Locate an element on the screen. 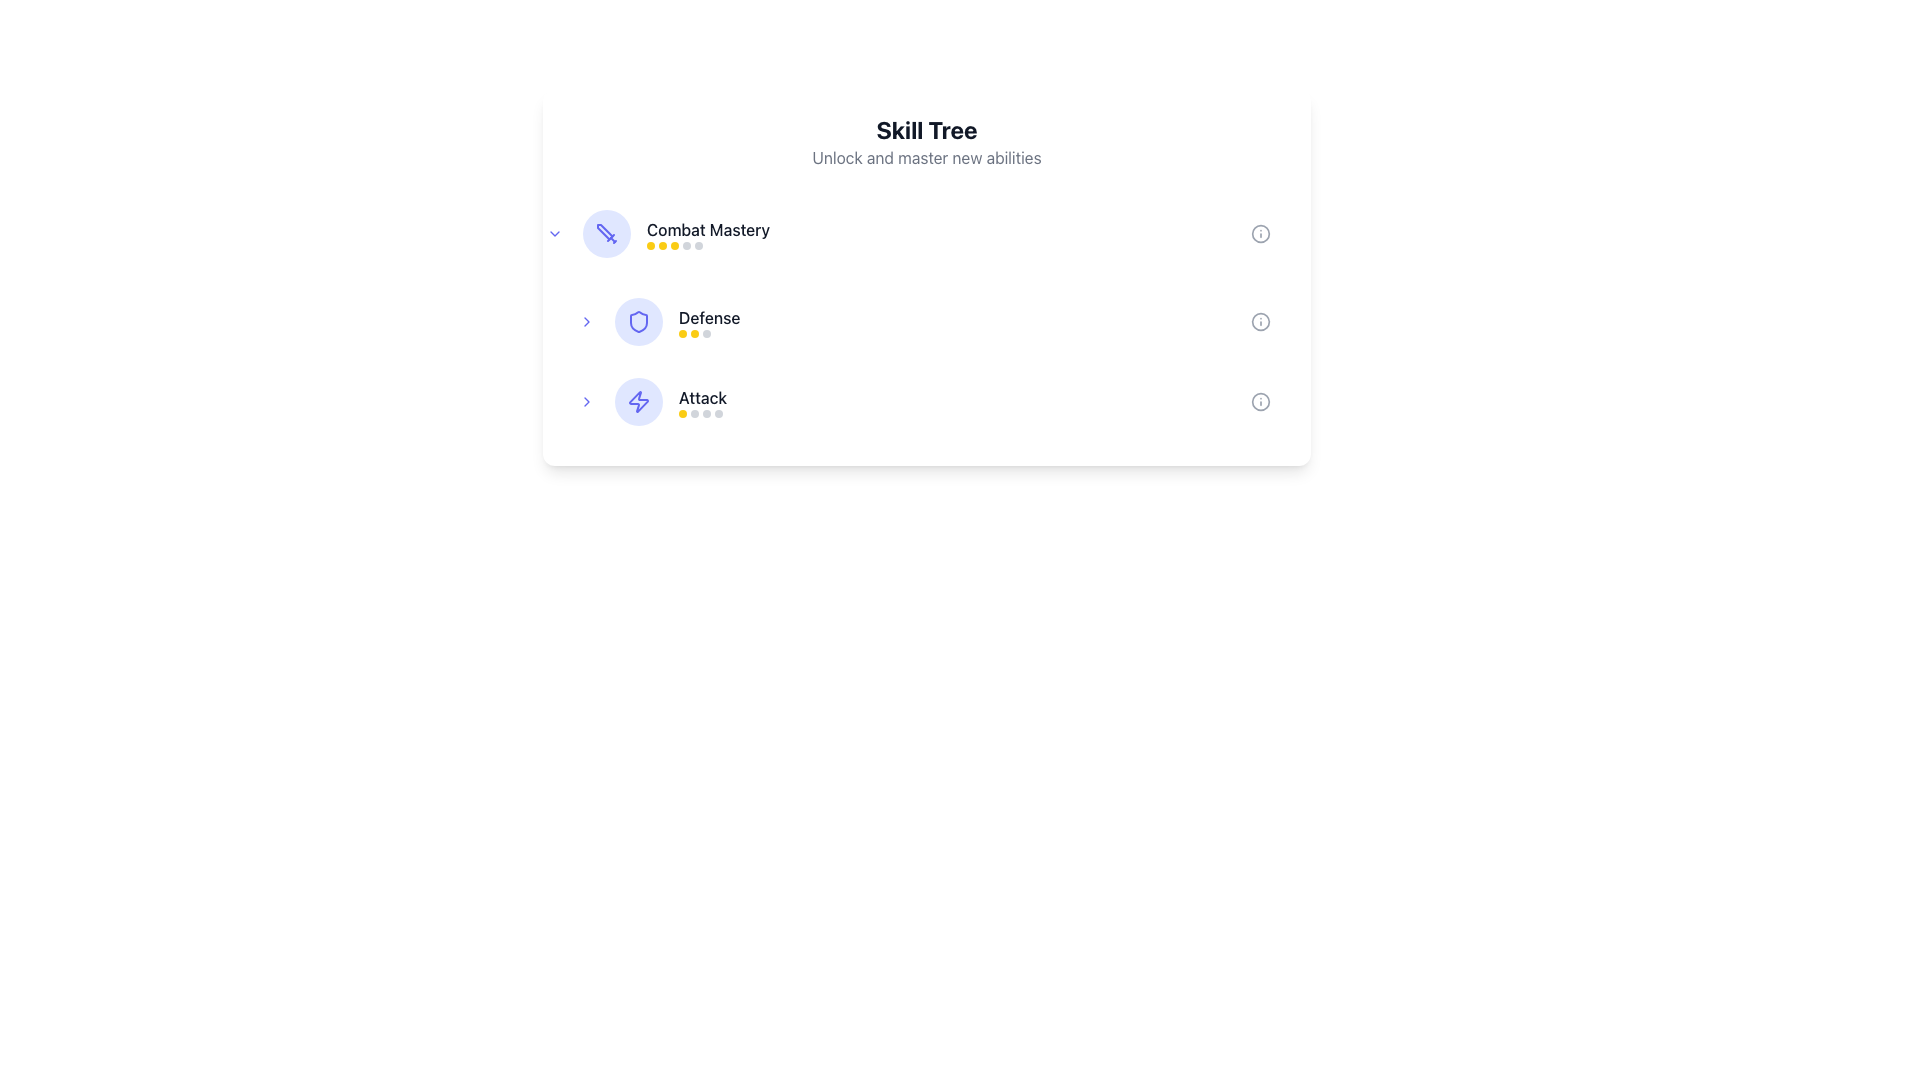 The image size is (1920, 1080). the Circle (SVG Element) that serves as a visual component within the information icon related to the 'Defense' list item is located at coordinates (1260, 320).